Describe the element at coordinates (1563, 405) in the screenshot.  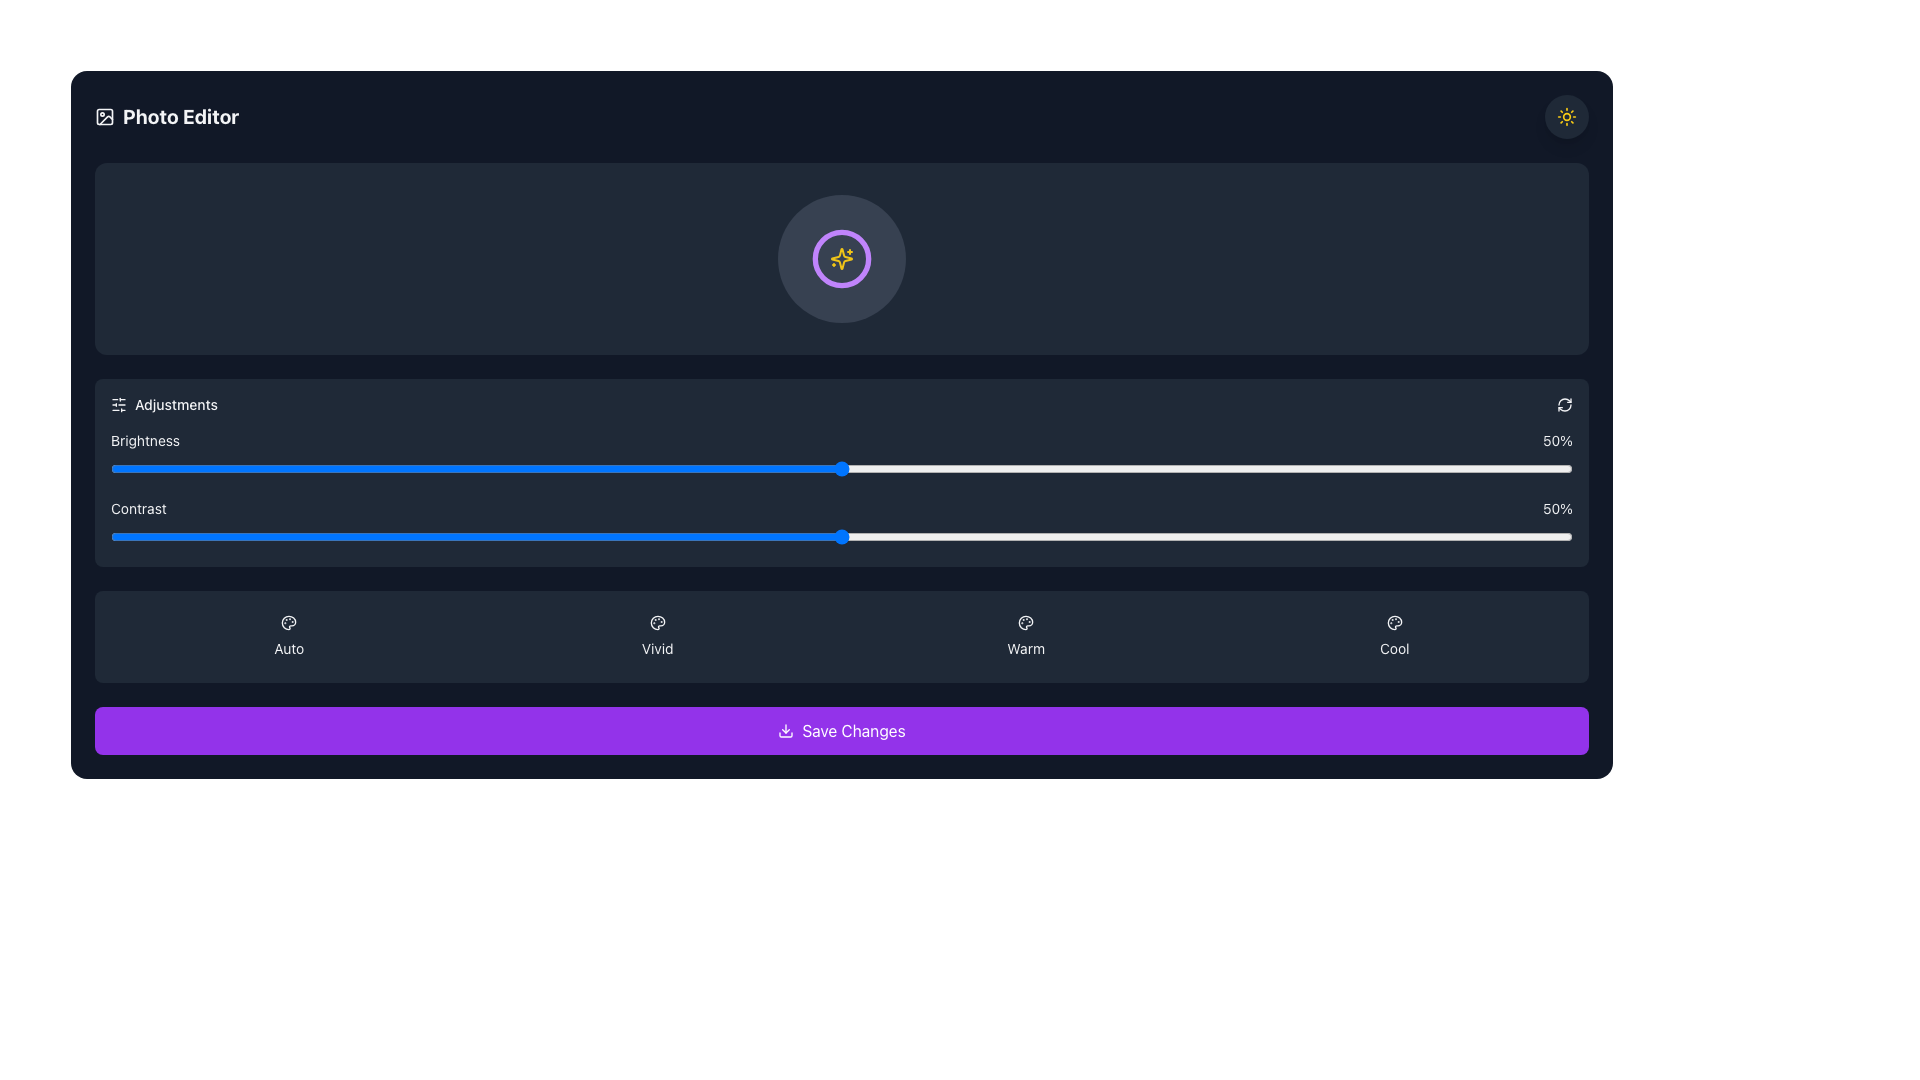
I see `the Icon Button that serves as a reset or reload functionality located at the right end of the 'Adjustments' section` at that location.